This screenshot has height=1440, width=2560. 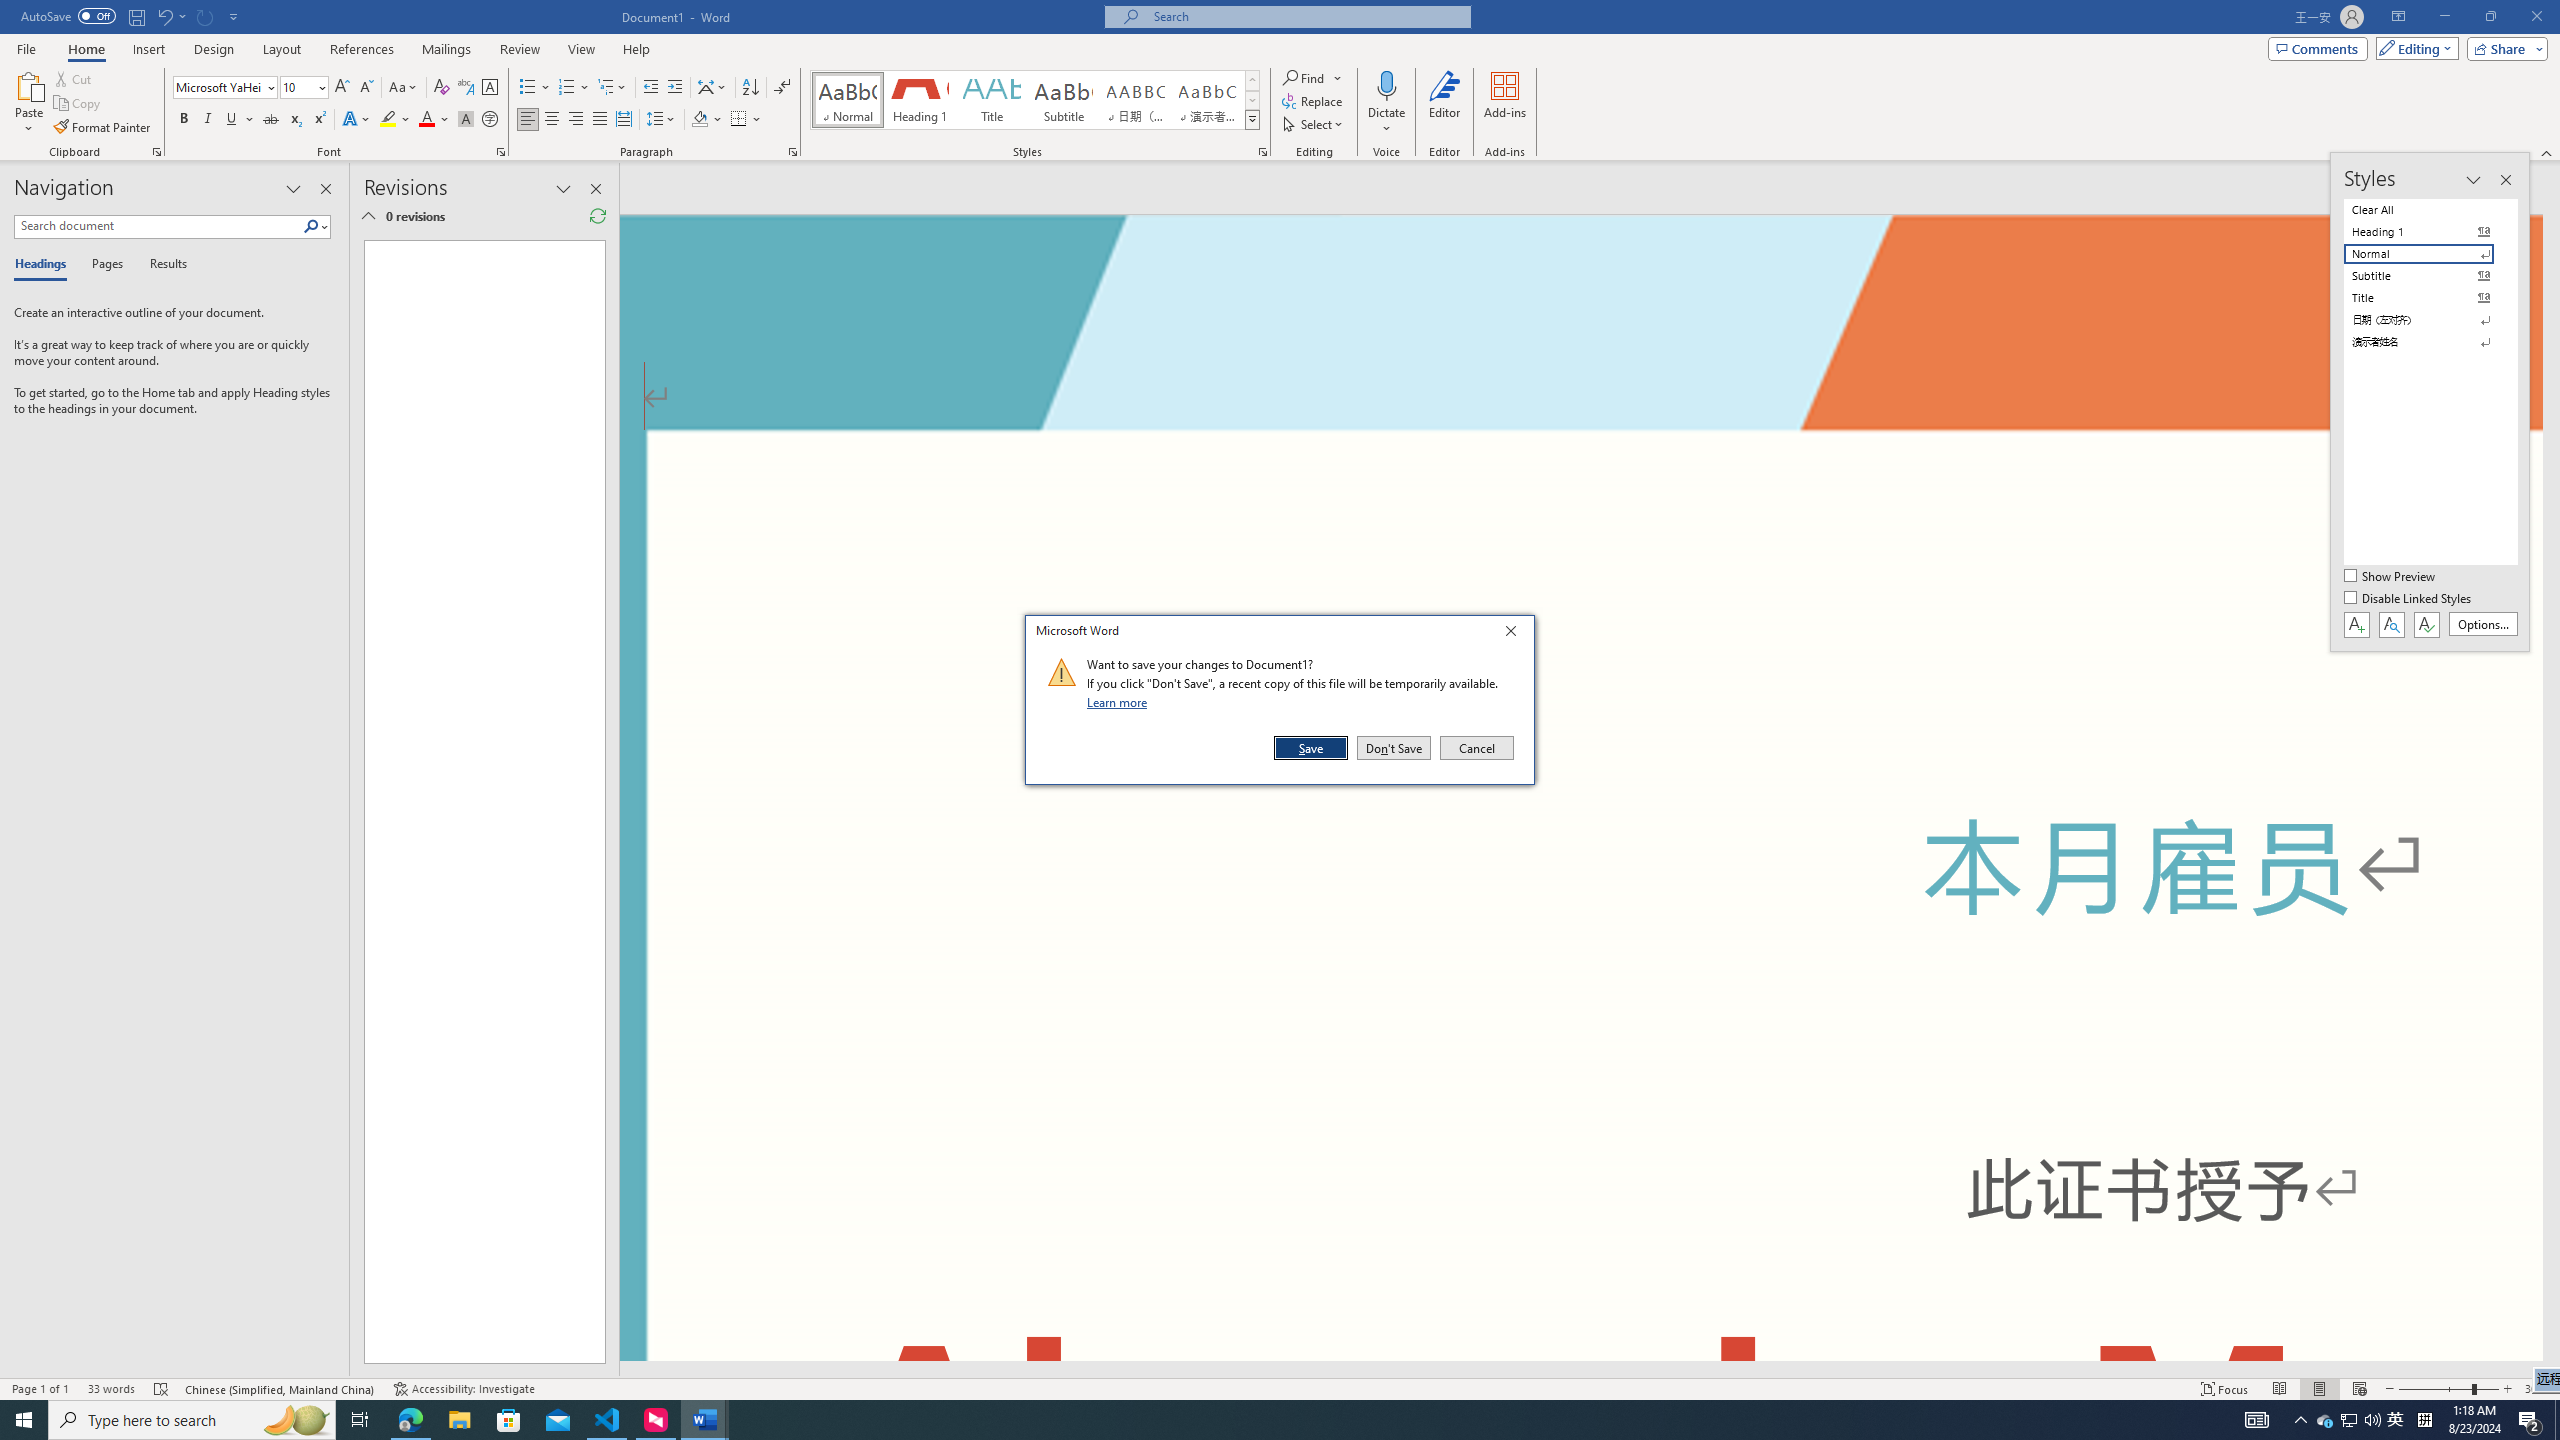 What do you see at coordinates (607, 1418) in the screenshot?
I see `'Visual Studio Code - 1 running window'` at bounding box center [607, 1418].